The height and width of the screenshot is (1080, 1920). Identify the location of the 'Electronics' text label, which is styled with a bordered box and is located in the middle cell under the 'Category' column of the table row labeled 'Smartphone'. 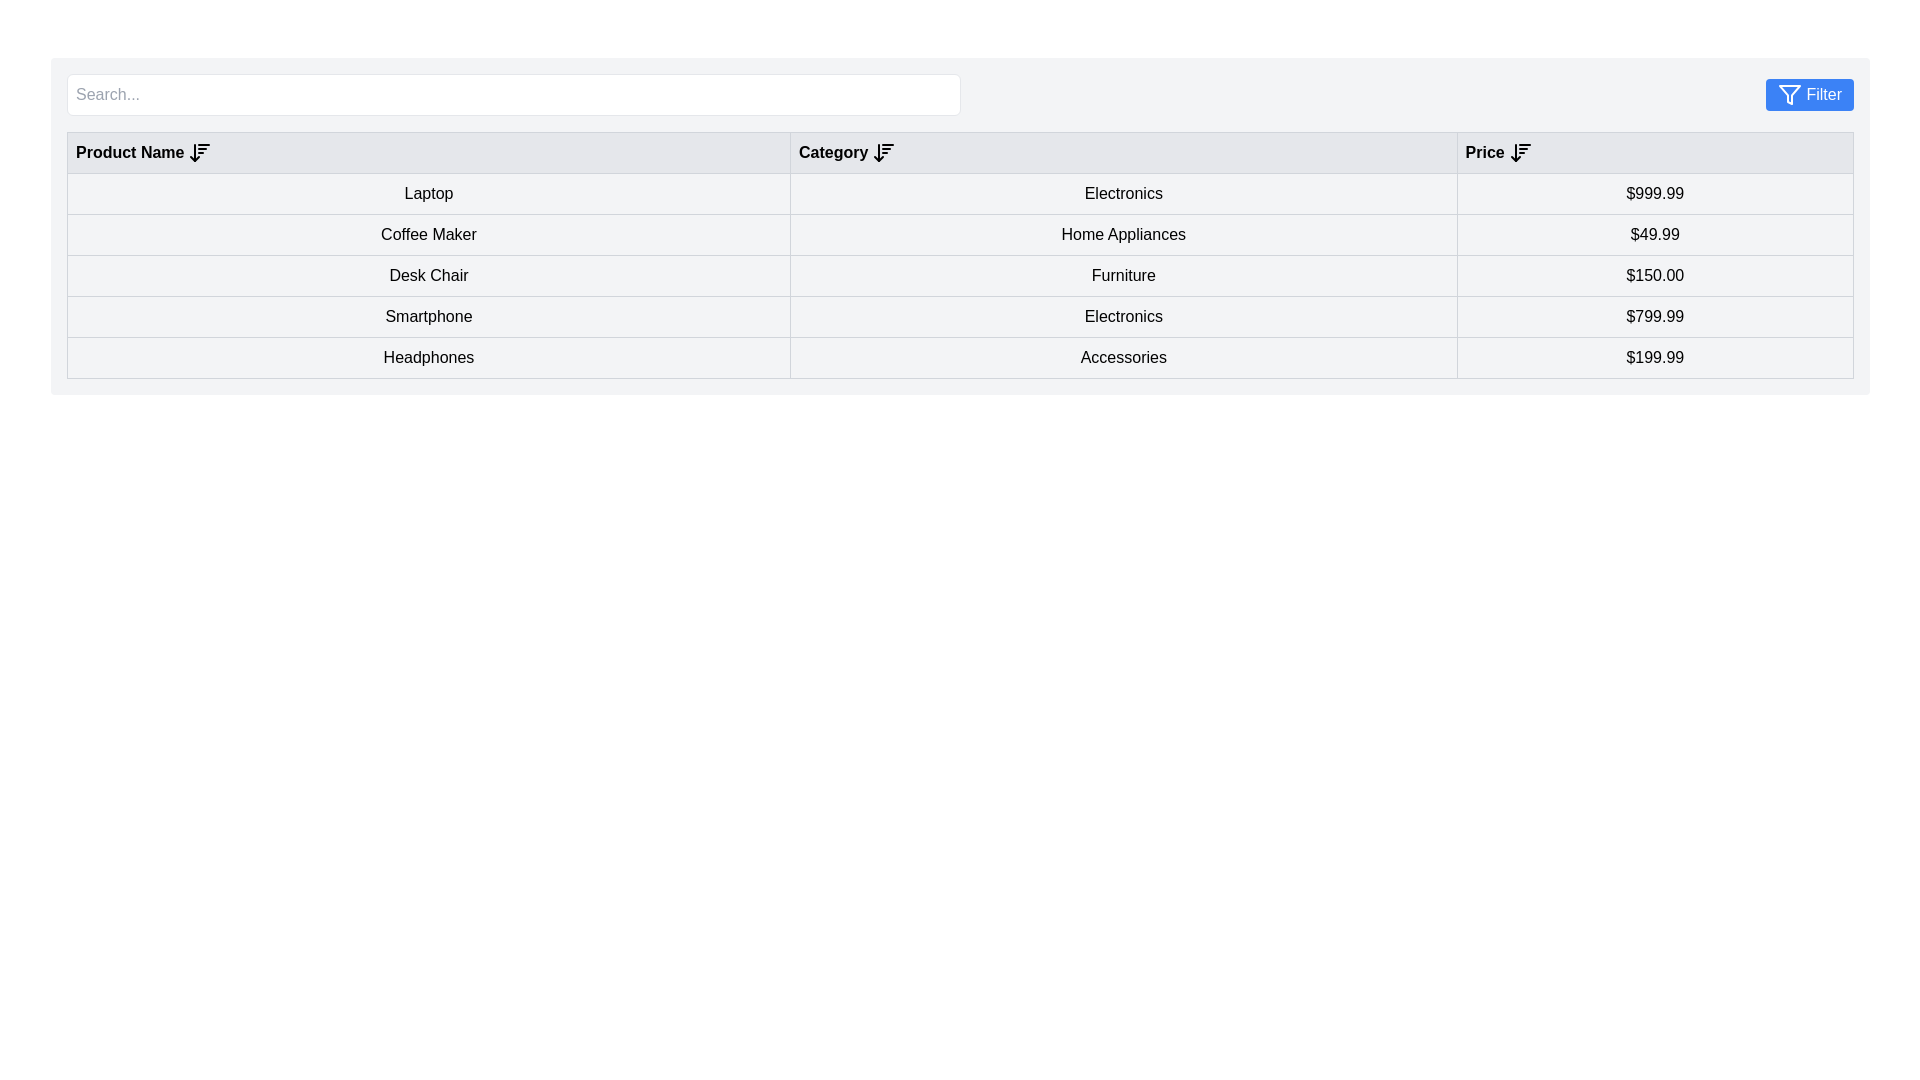
(1123, 315).